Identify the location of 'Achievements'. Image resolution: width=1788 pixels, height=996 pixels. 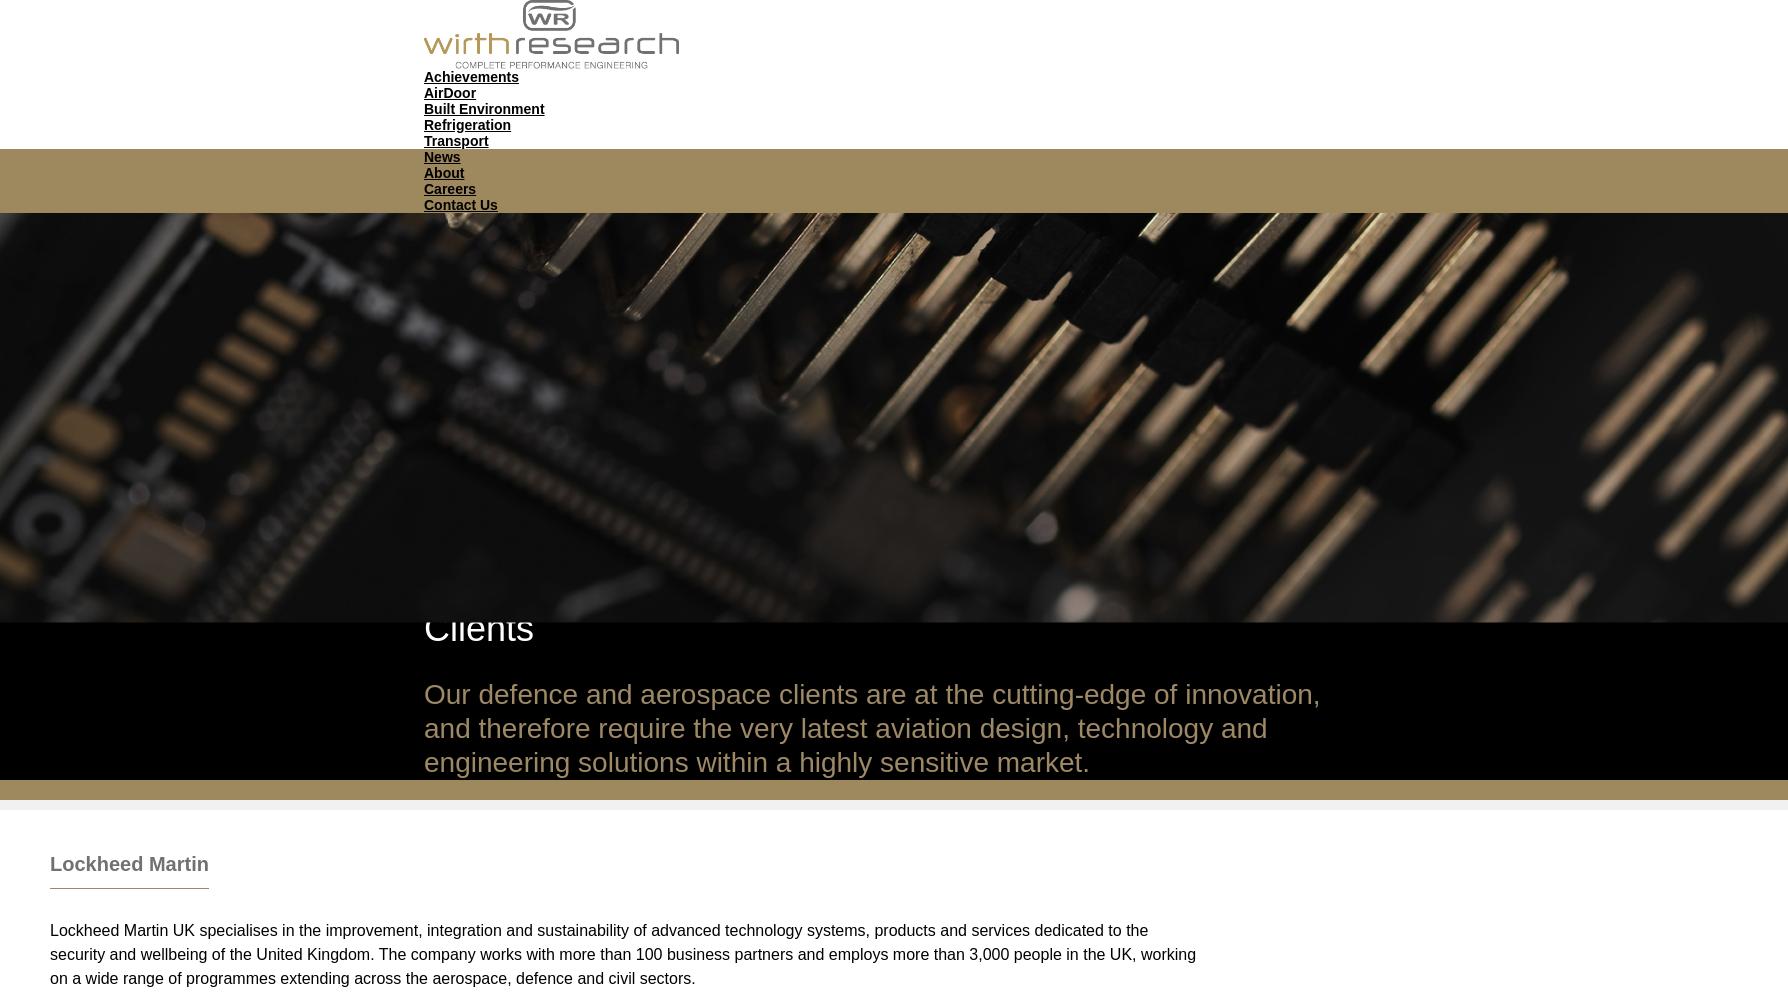
(470, 74).